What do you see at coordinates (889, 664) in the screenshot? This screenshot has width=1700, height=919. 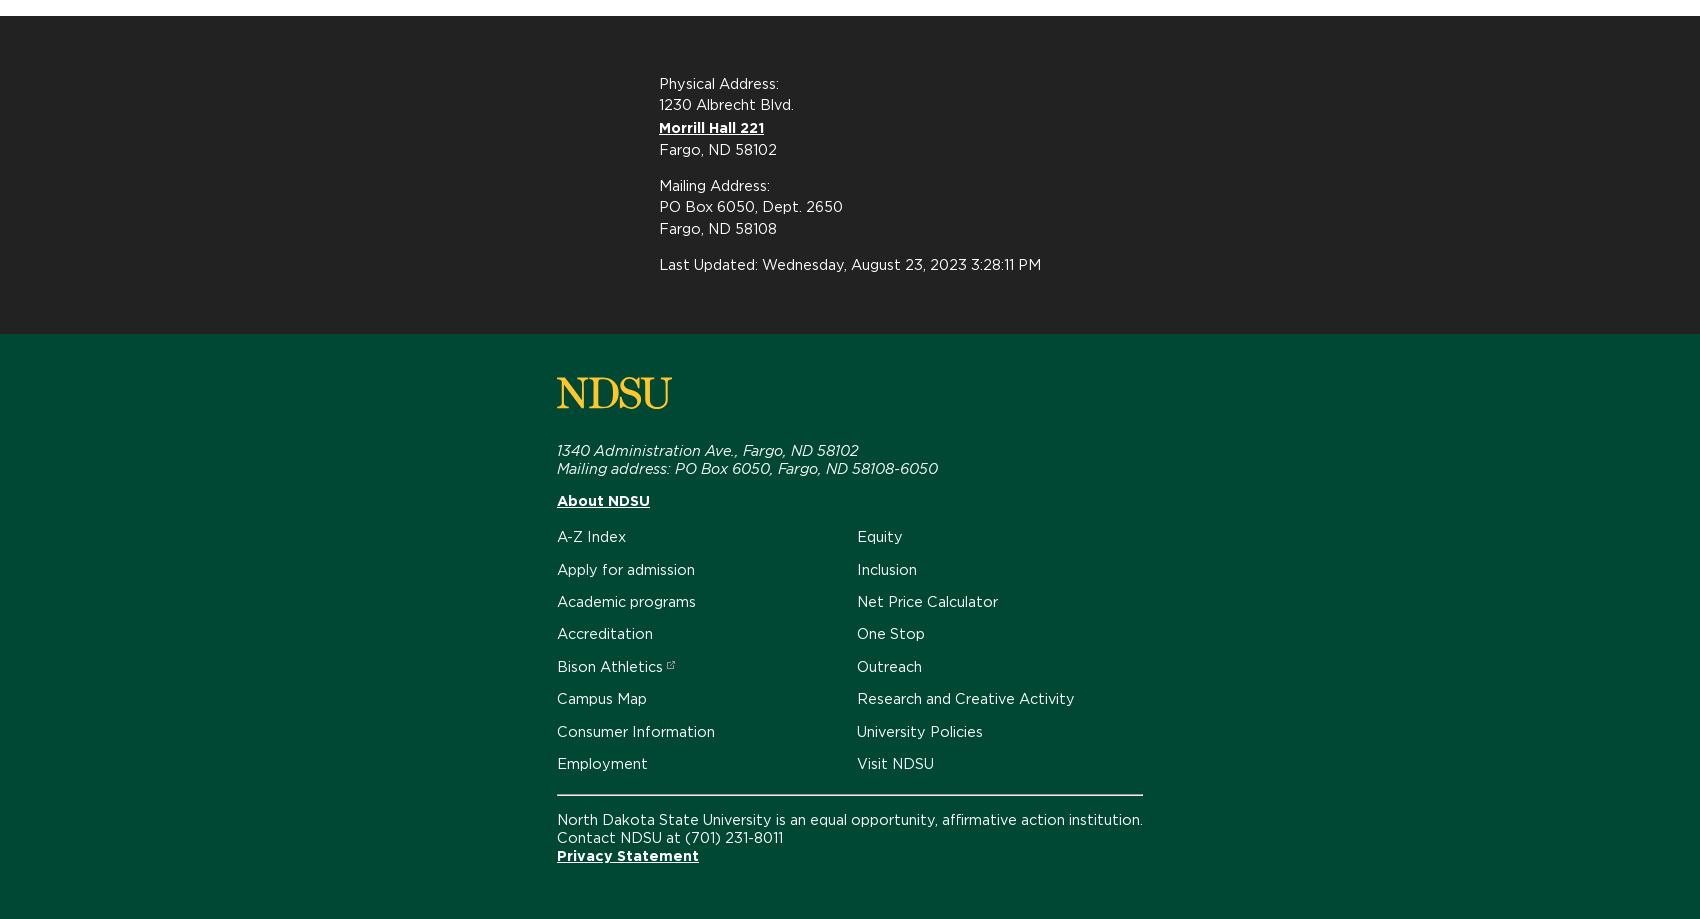 I see `'Outreach'` at bounding box center [889, 664].